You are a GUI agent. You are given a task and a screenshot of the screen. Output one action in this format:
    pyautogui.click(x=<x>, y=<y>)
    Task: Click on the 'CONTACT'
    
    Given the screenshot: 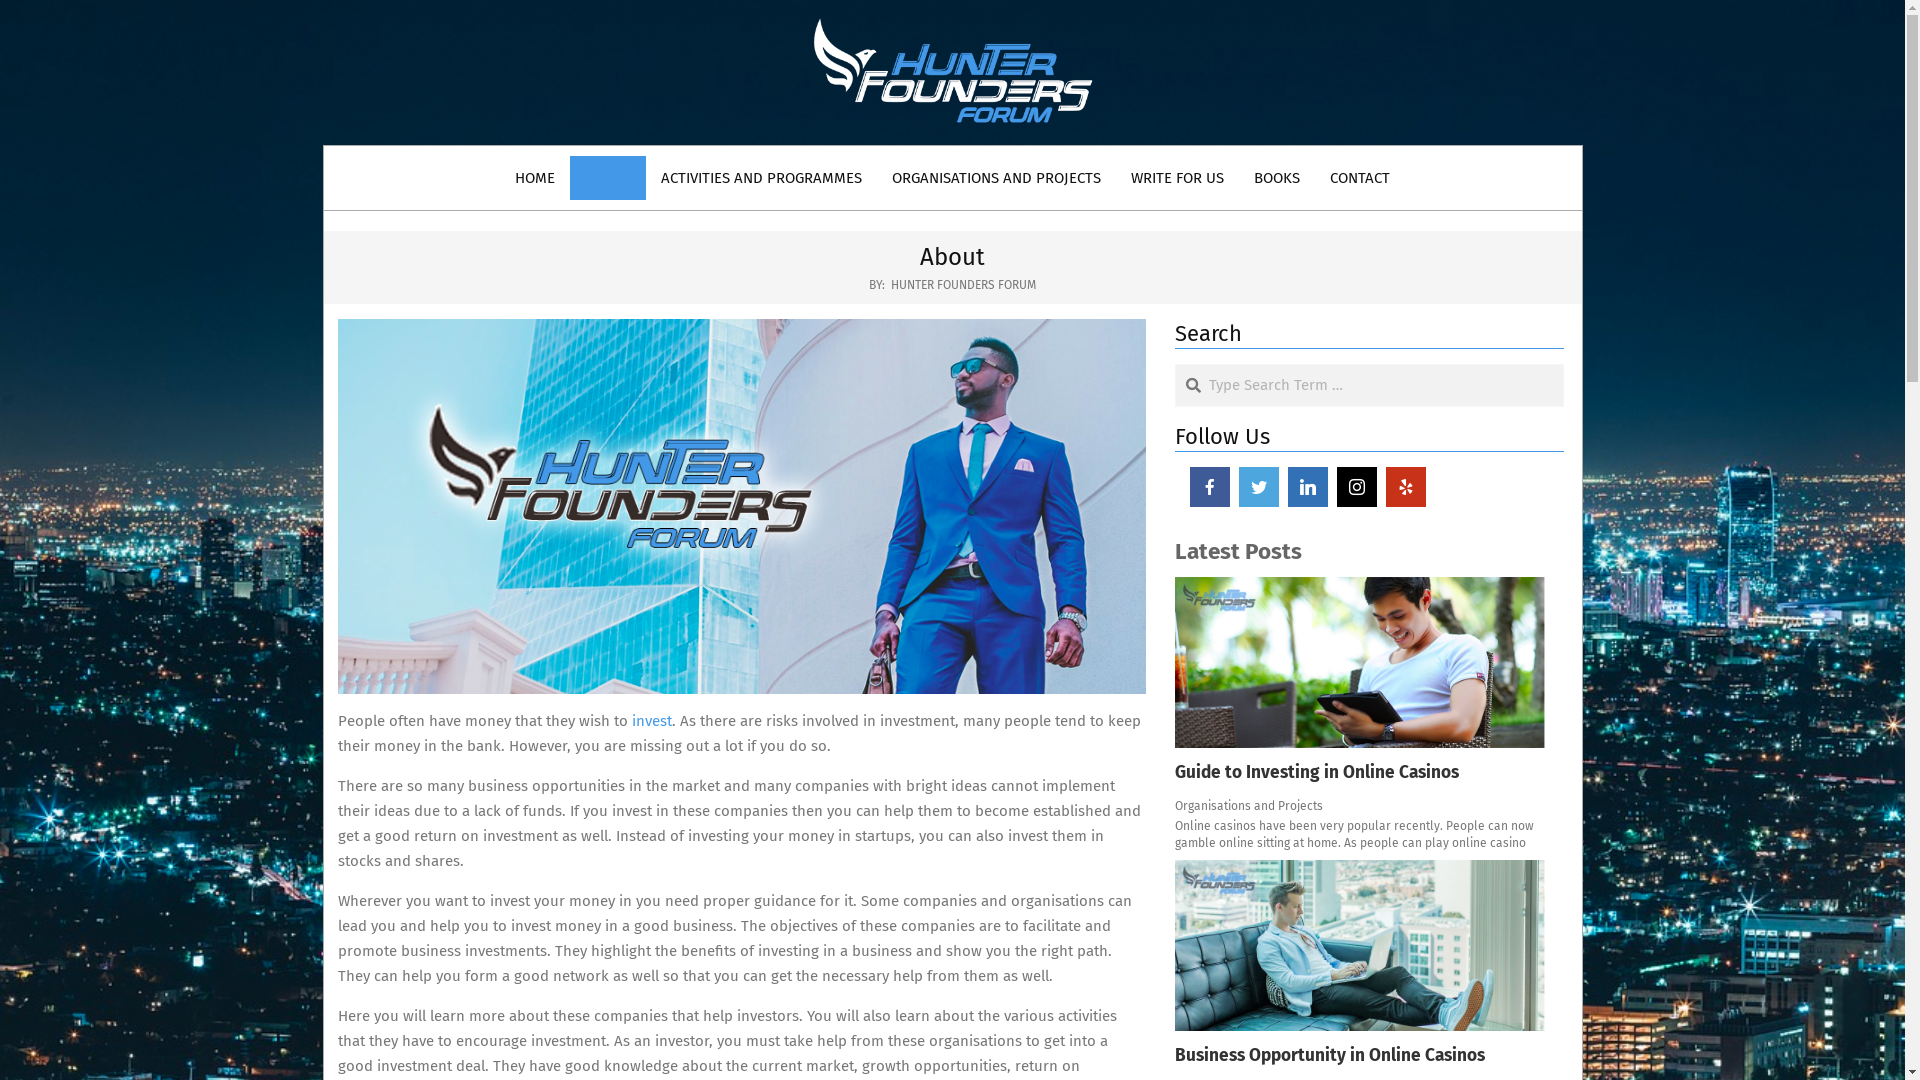 What is the action you would take?
    pyautogui.click(x=1359, y=176)
    